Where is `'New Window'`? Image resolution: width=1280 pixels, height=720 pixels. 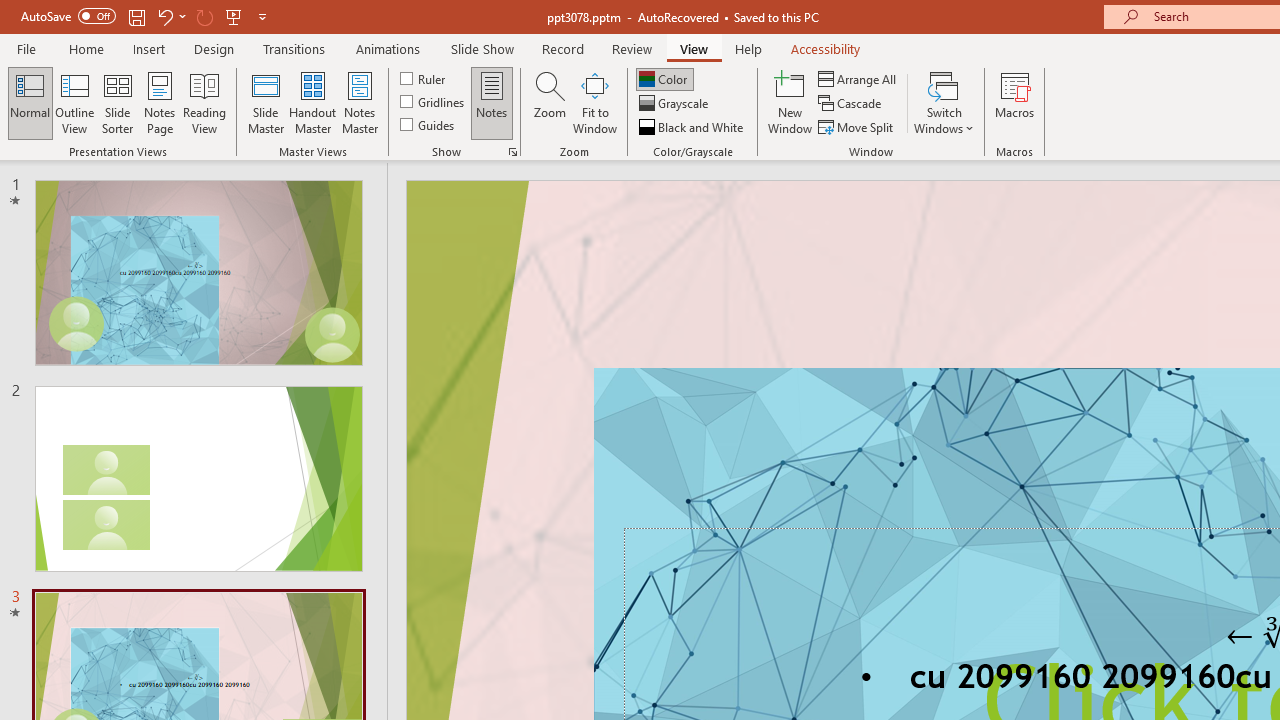 'New Window' is located at coordinates (789, 103).